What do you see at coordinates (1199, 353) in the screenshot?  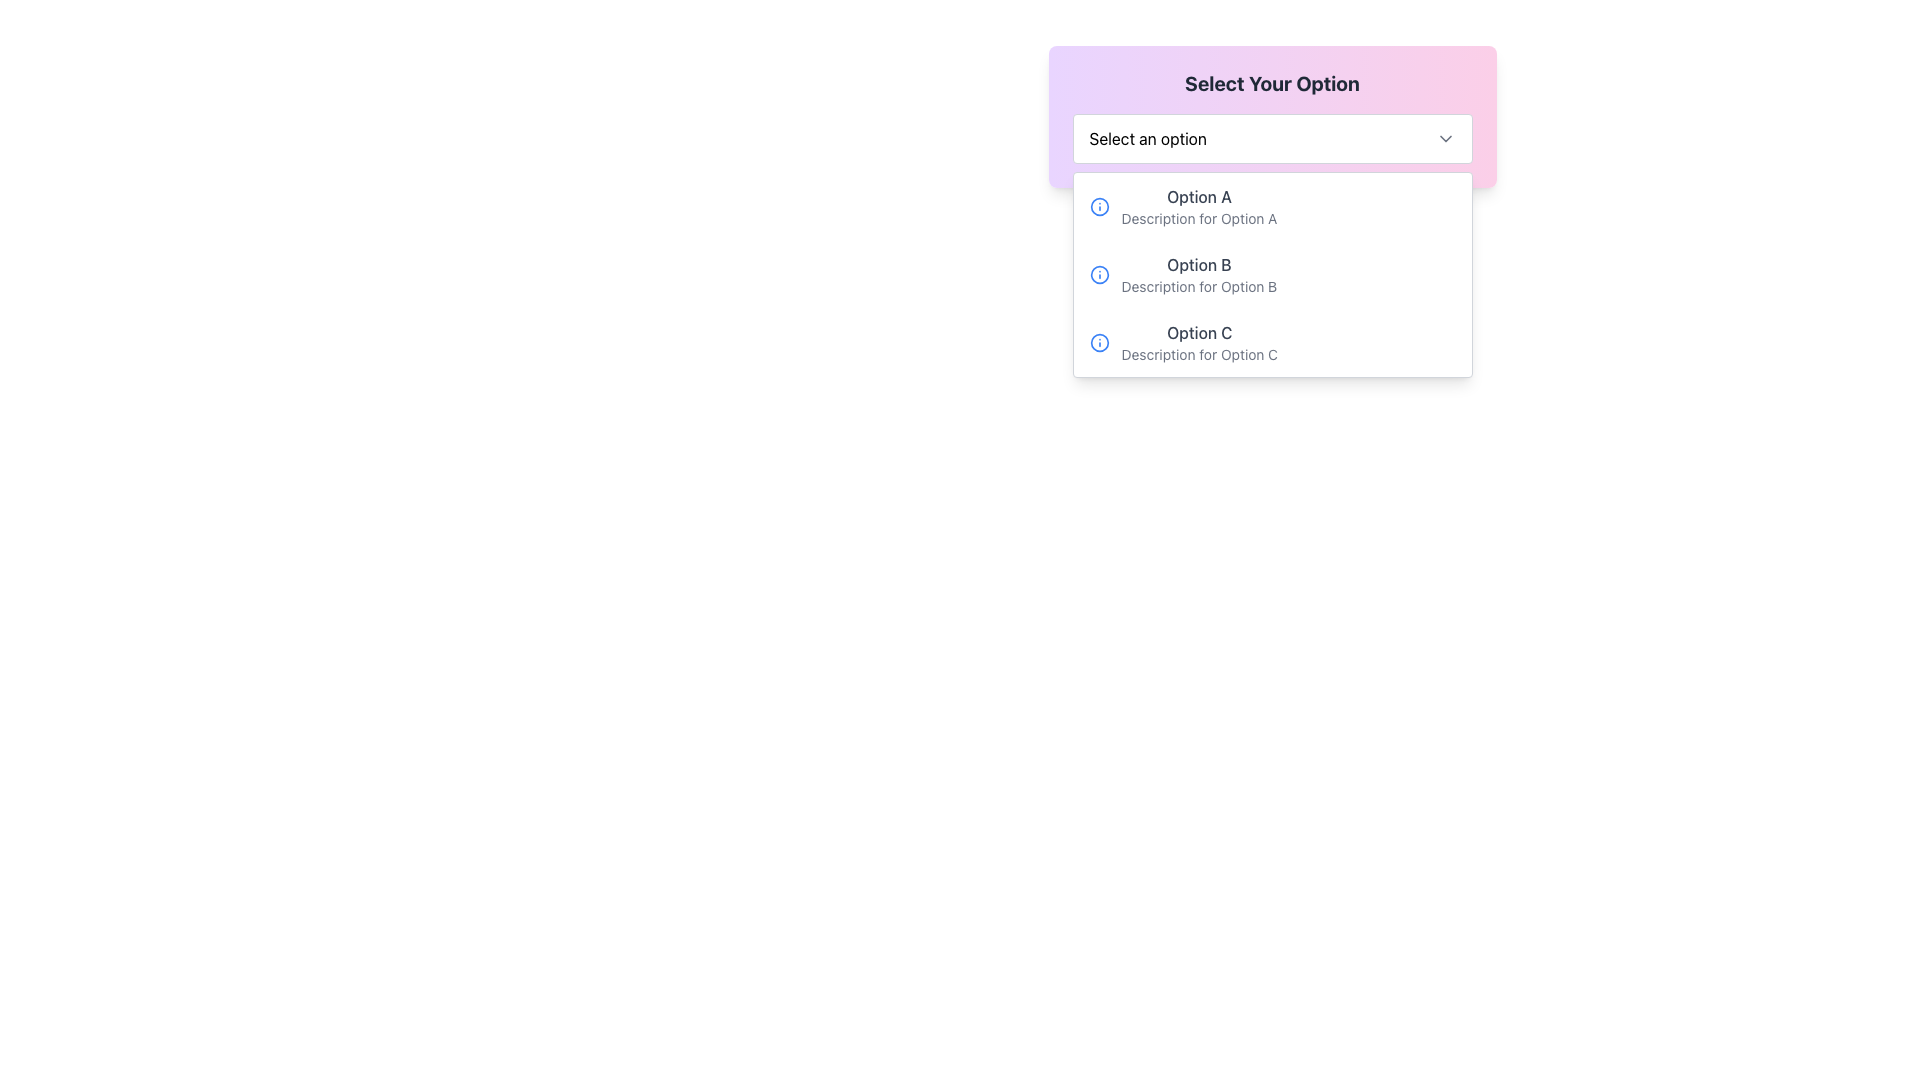 I see `the text label displaying 'Description for Option C', which is styled with a smaller gray font and is part of the dropdown menu below the 'Select Your Option' button` at bounding box center [1199, 353].